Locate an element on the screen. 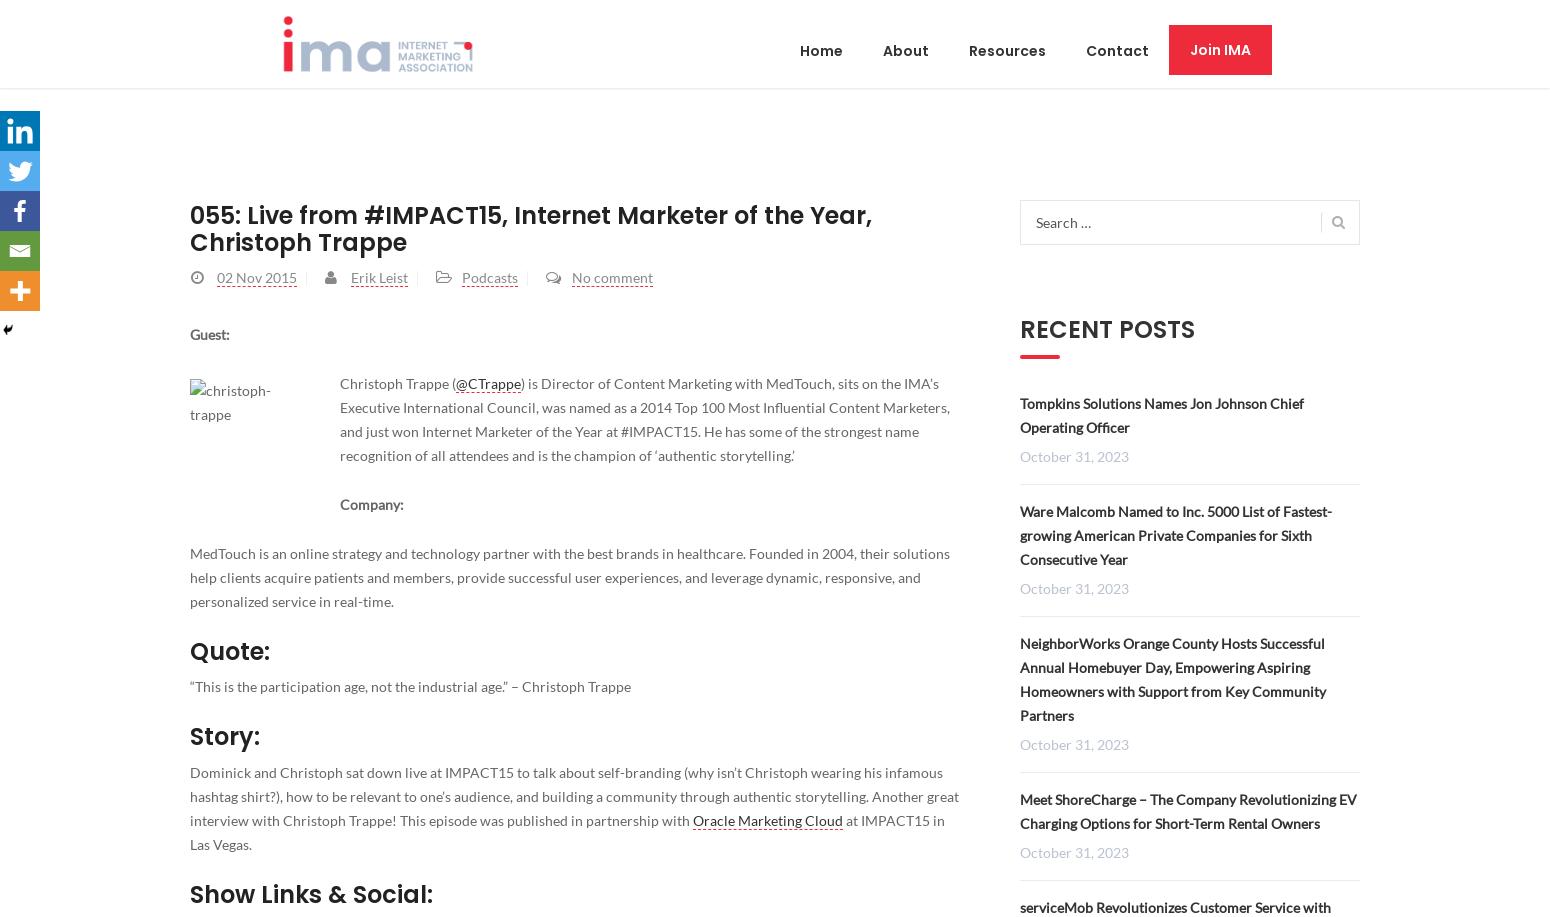 The image size is (1550, 917). 'IMPACT SHOW' is located at coordinates (226, 198).